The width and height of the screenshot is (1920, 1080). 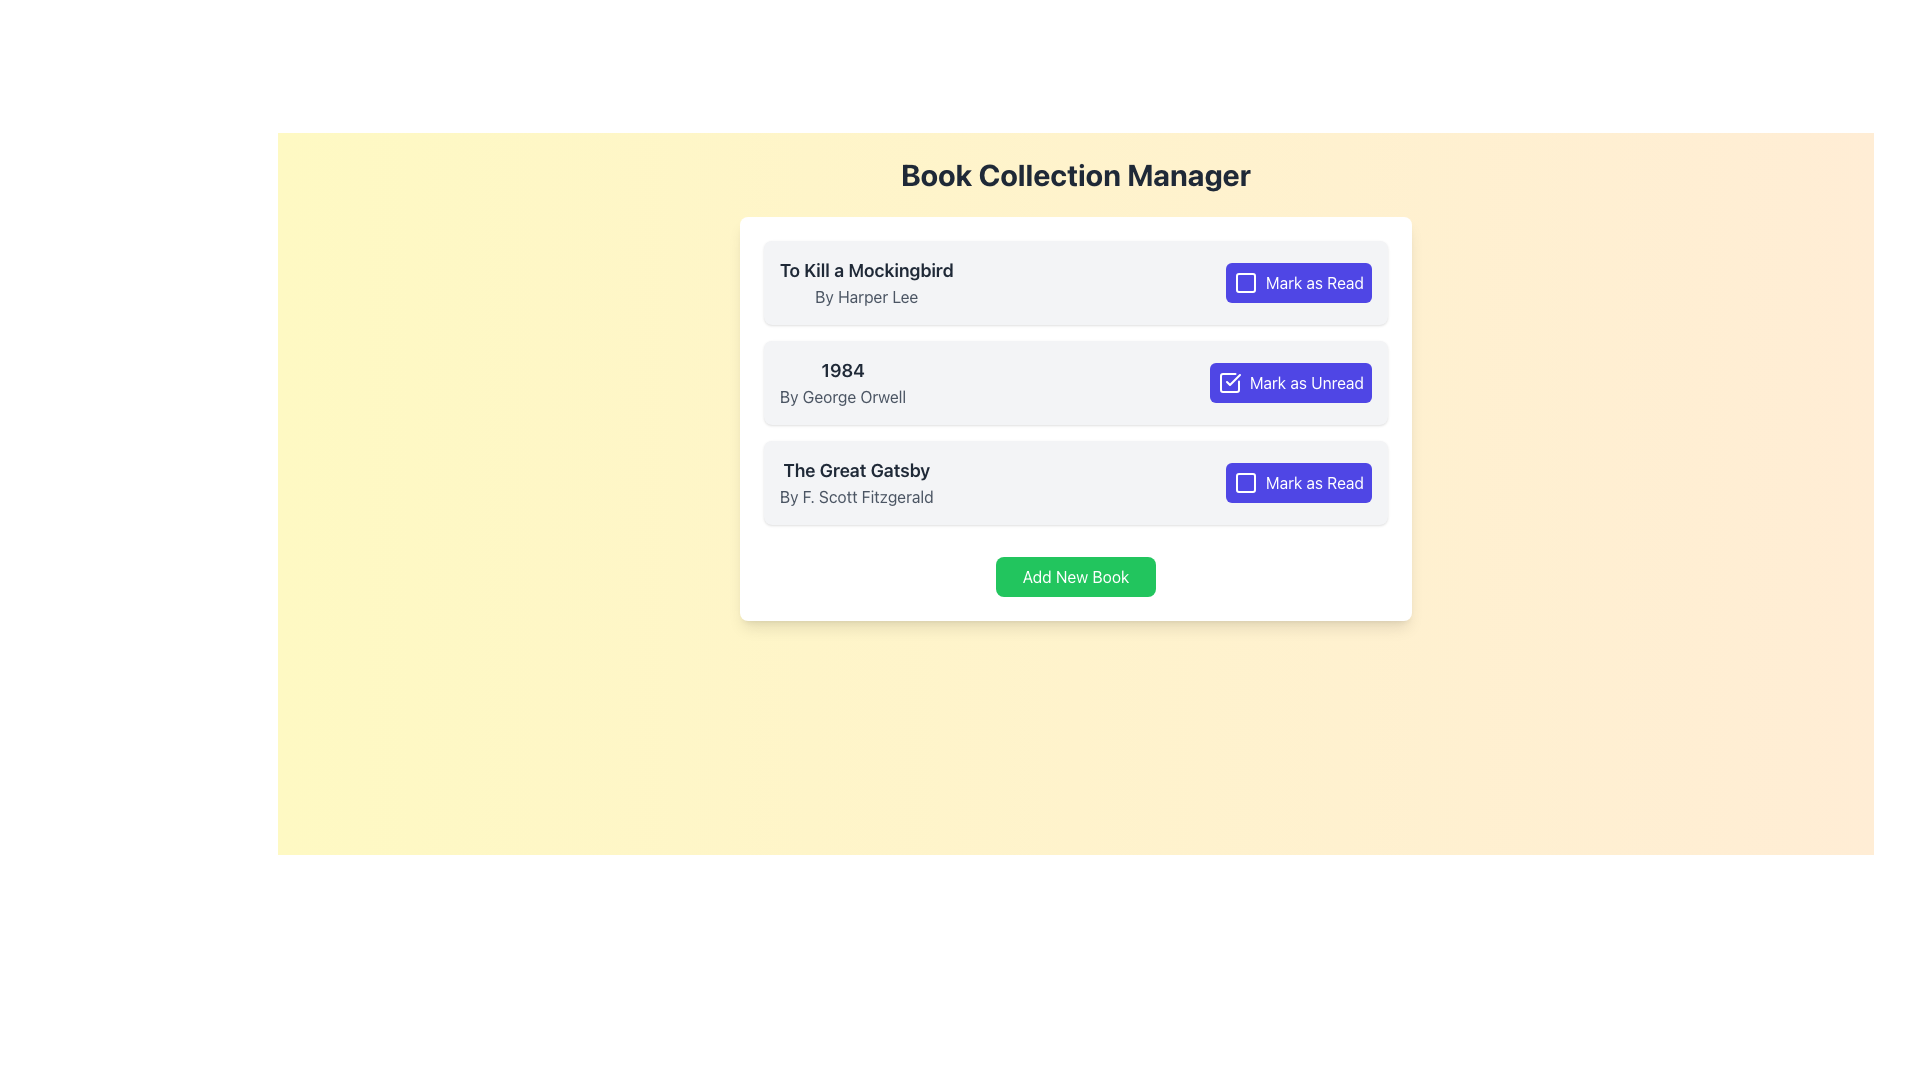 I want to click on the second book entry in the list, which has a button, so click(x=1074, y=382).